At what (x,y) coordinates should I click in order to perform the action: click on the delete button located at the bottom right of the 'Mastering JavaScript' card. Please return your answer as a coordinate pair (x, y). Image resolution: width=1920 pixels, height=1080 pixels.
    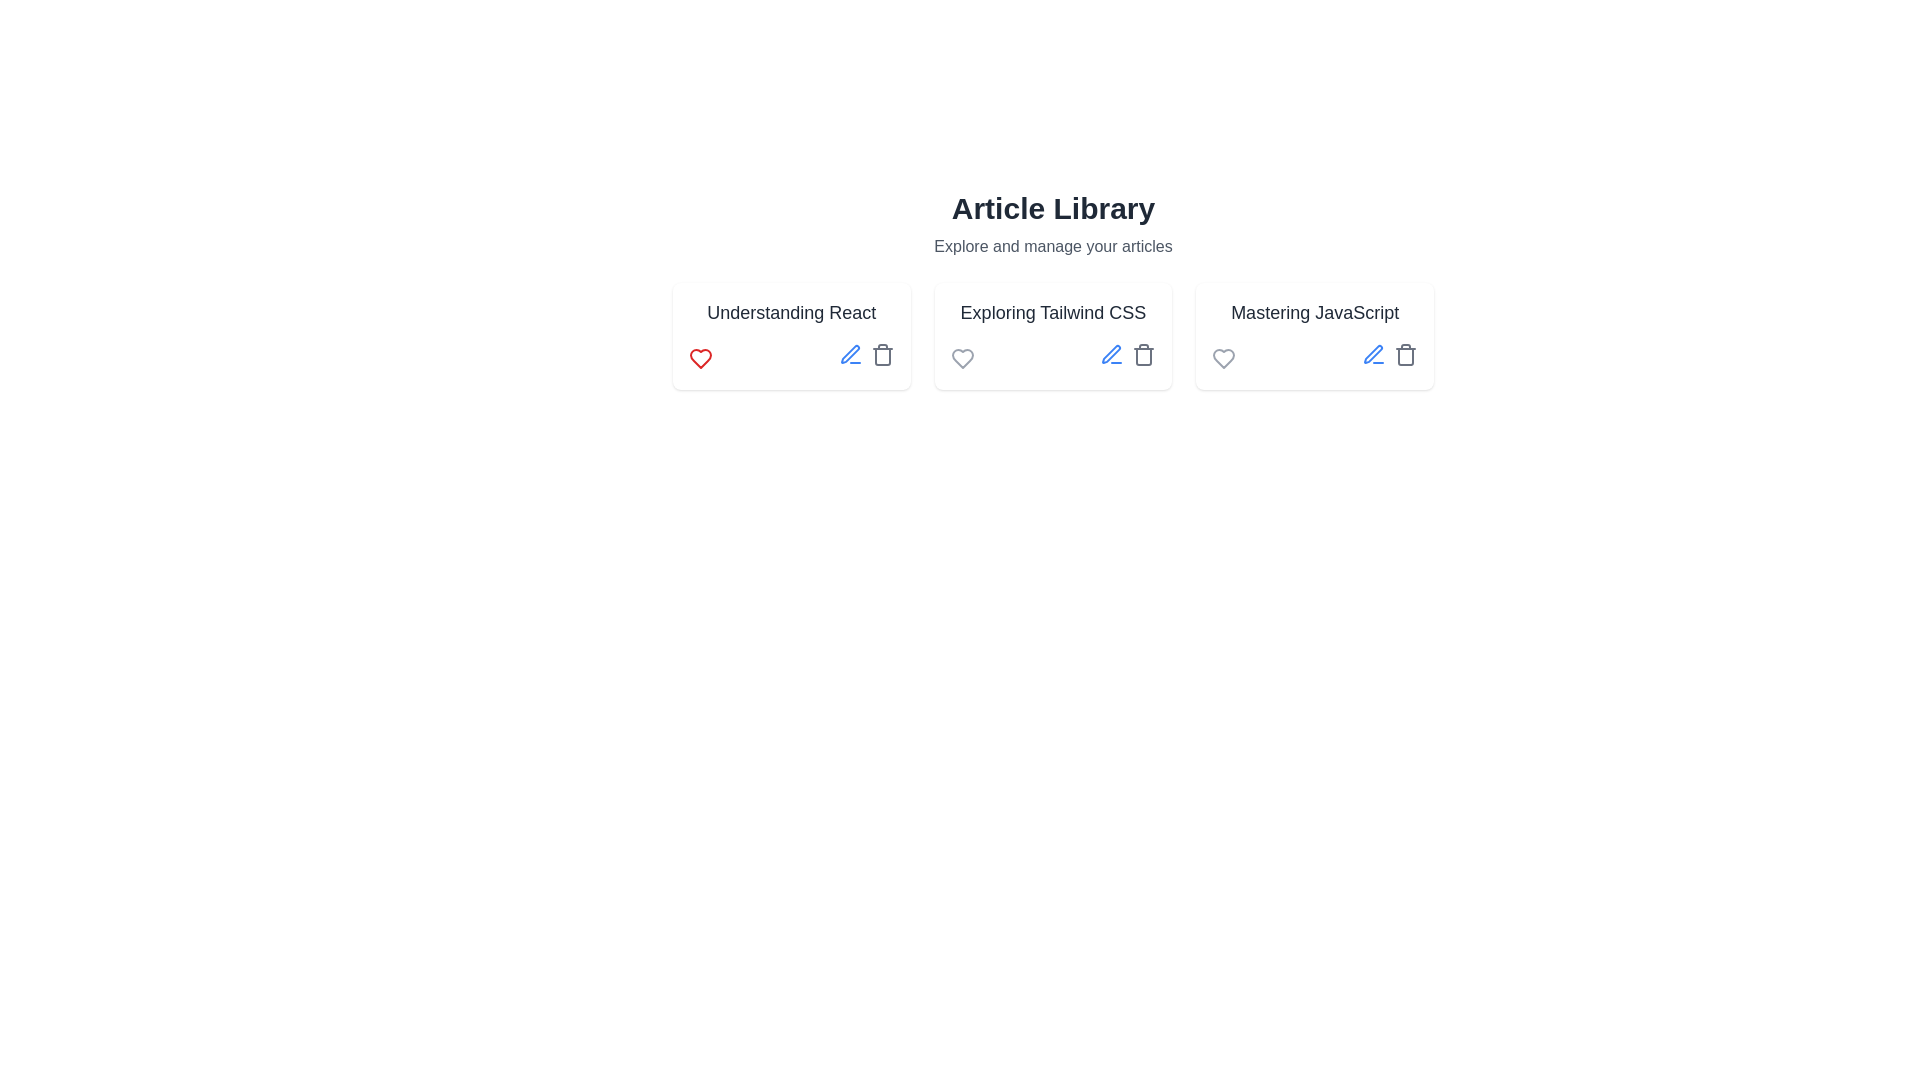
    Looking at the image, I should click on (1405, 353).